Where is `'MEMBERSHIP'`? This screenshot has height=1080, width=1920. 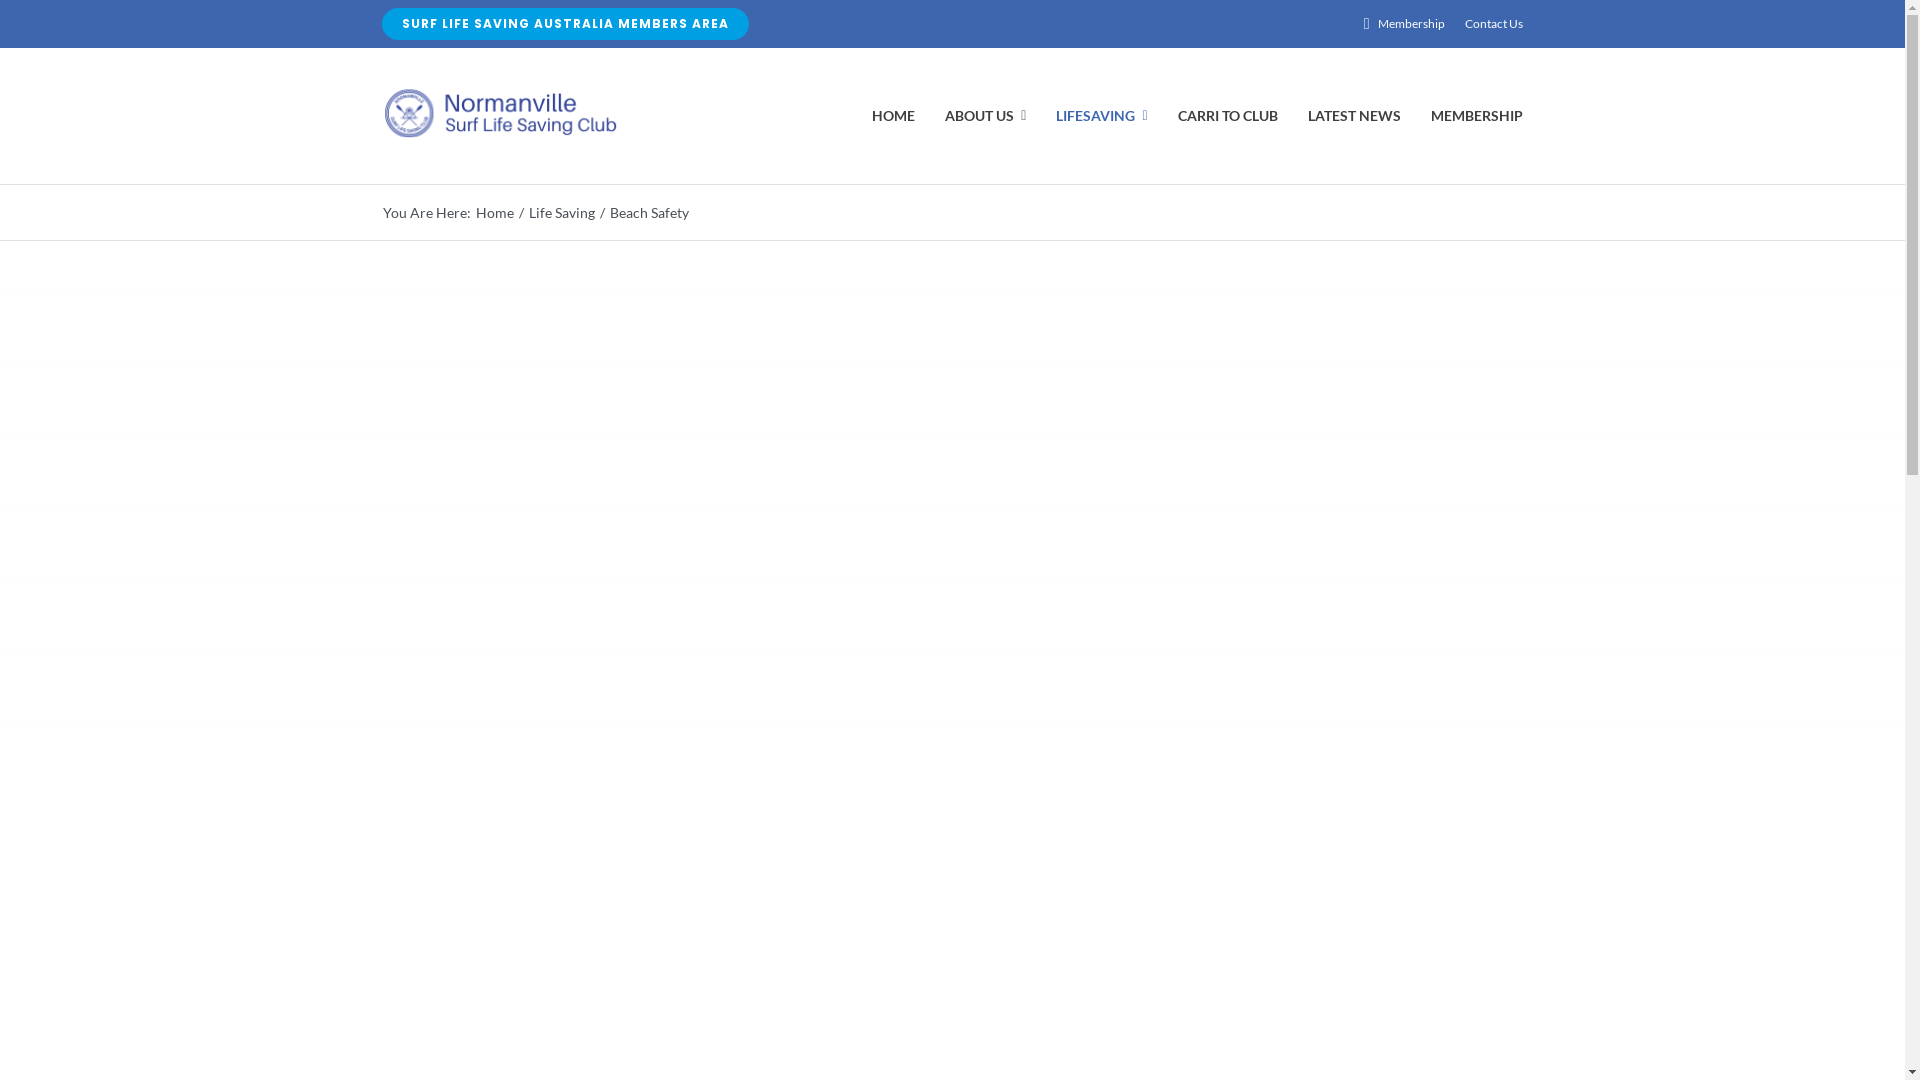
'MEMBERSHIP' is located at coordinates (1477, 115).